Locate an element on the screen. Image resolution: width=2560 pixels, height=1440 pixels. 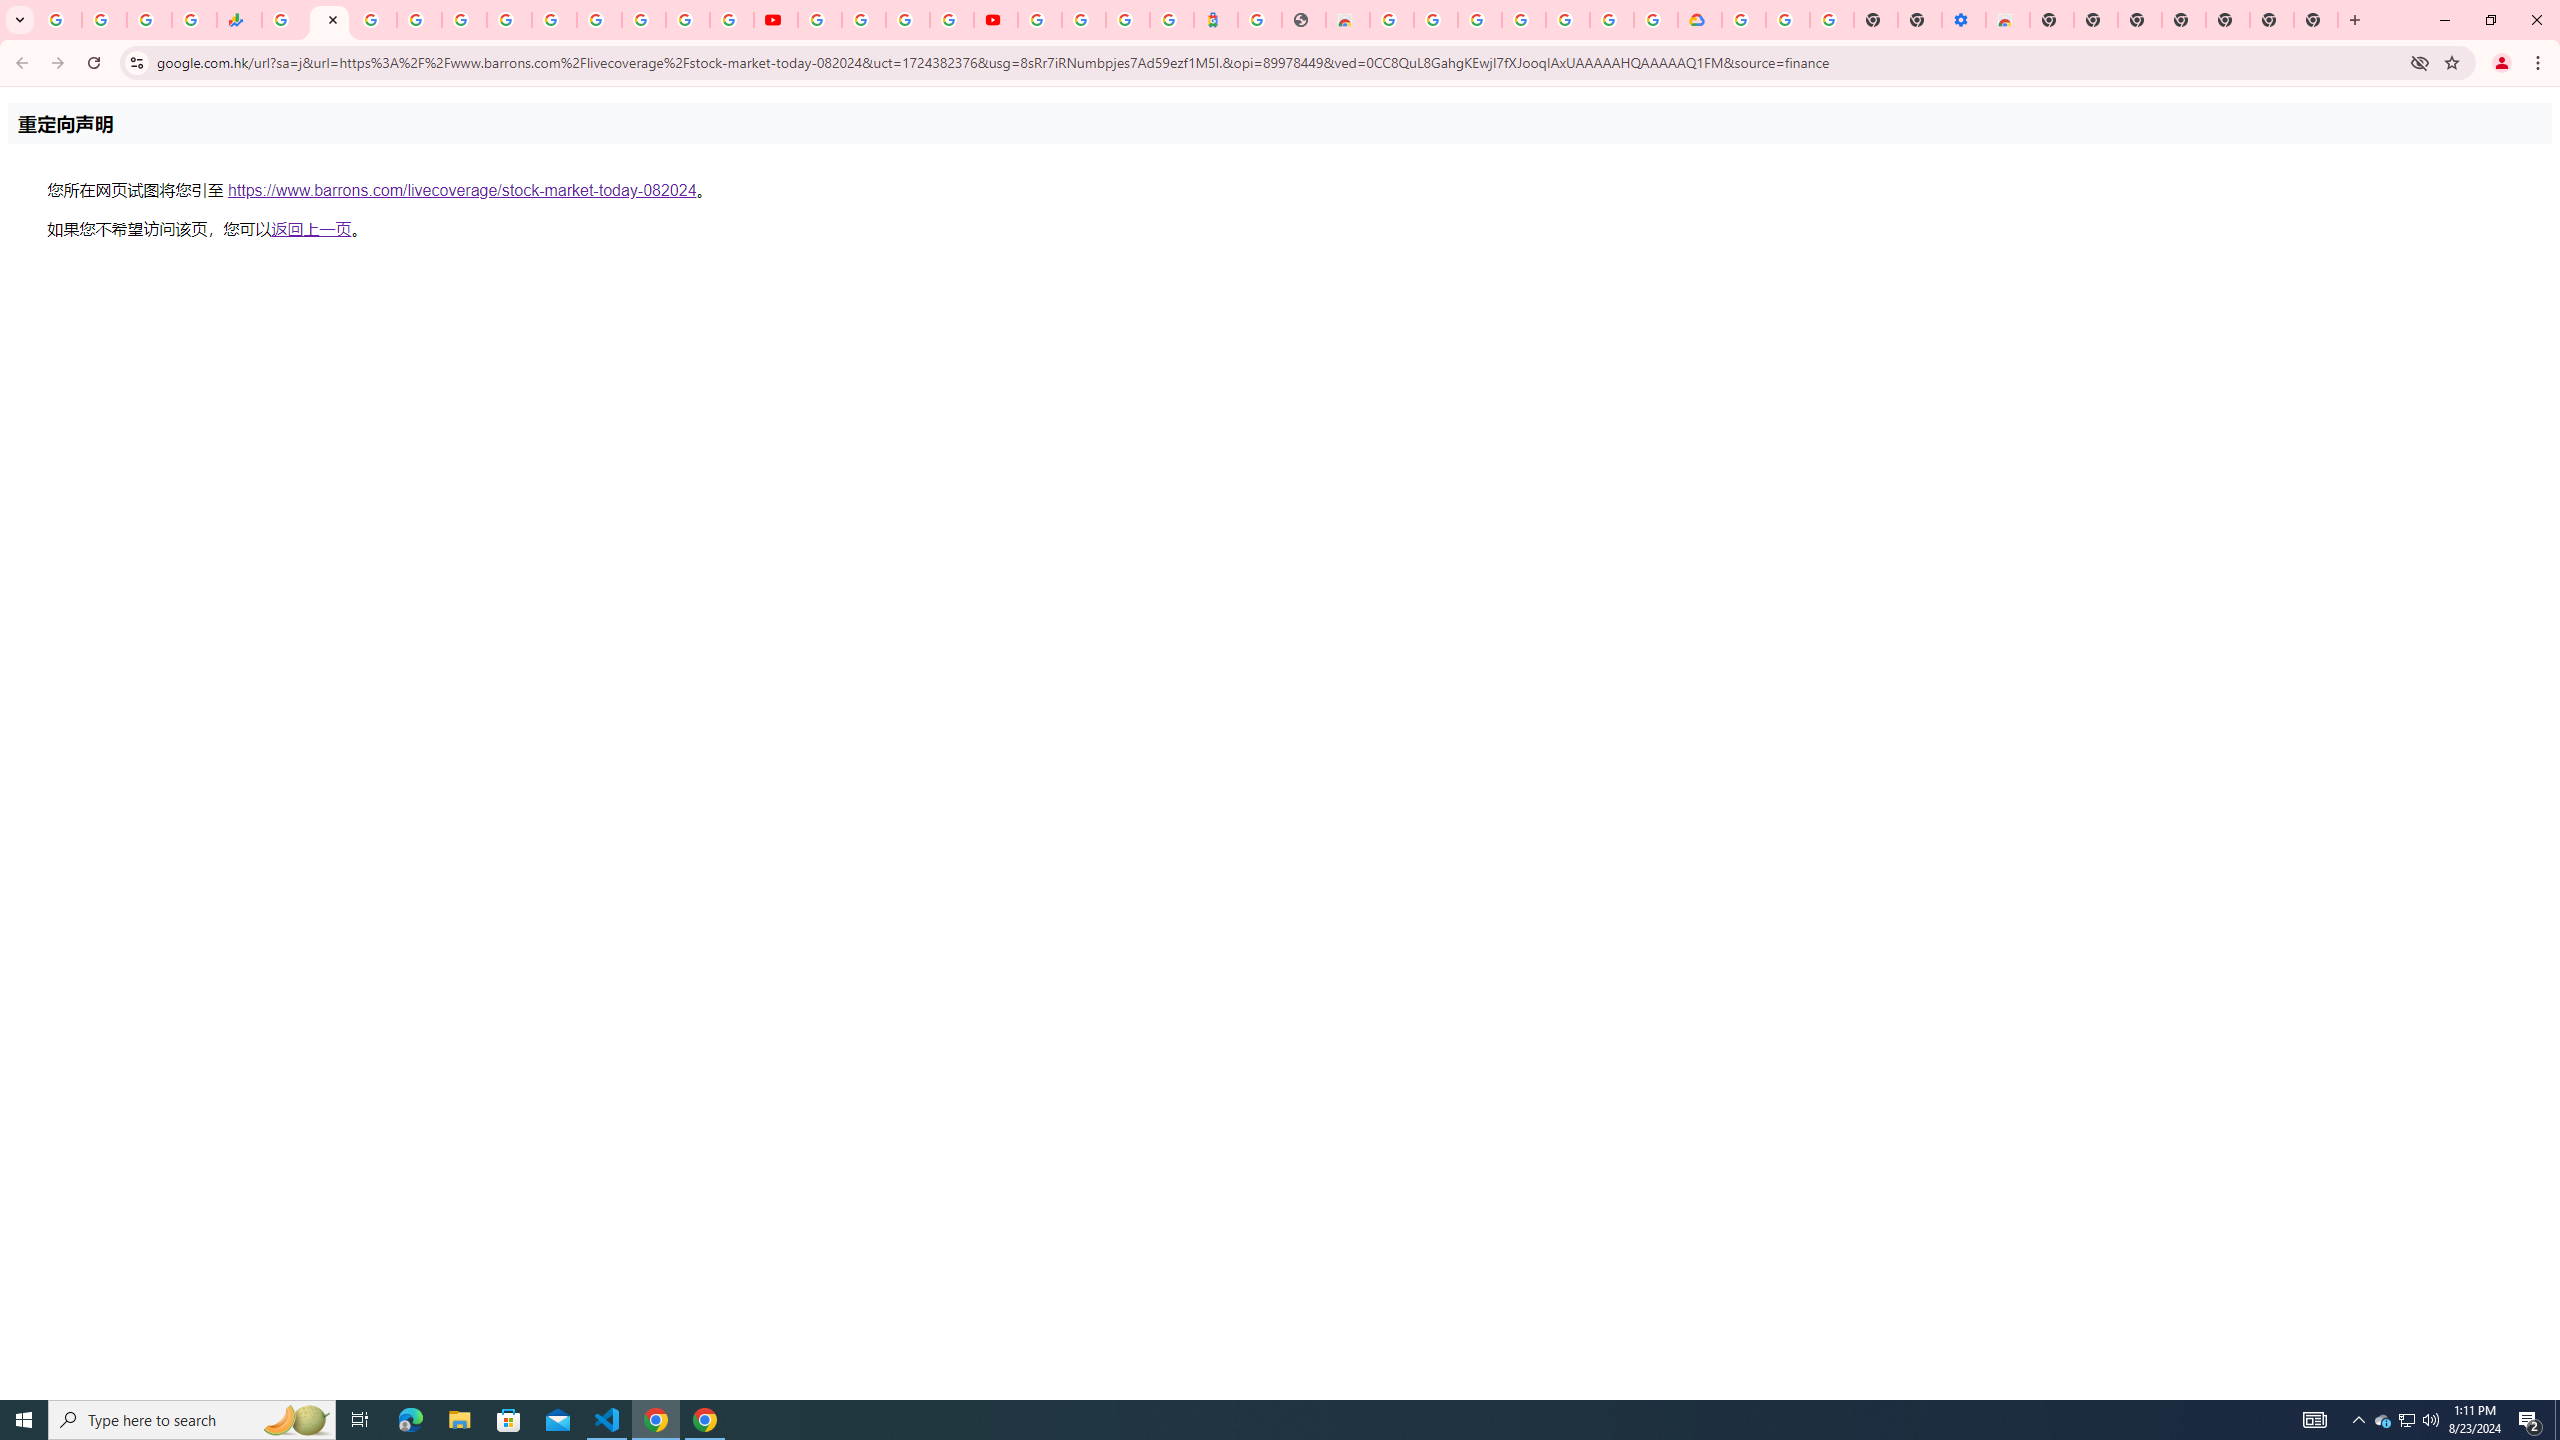
'Privacy Checkup' is located at coordinates (731, 19).